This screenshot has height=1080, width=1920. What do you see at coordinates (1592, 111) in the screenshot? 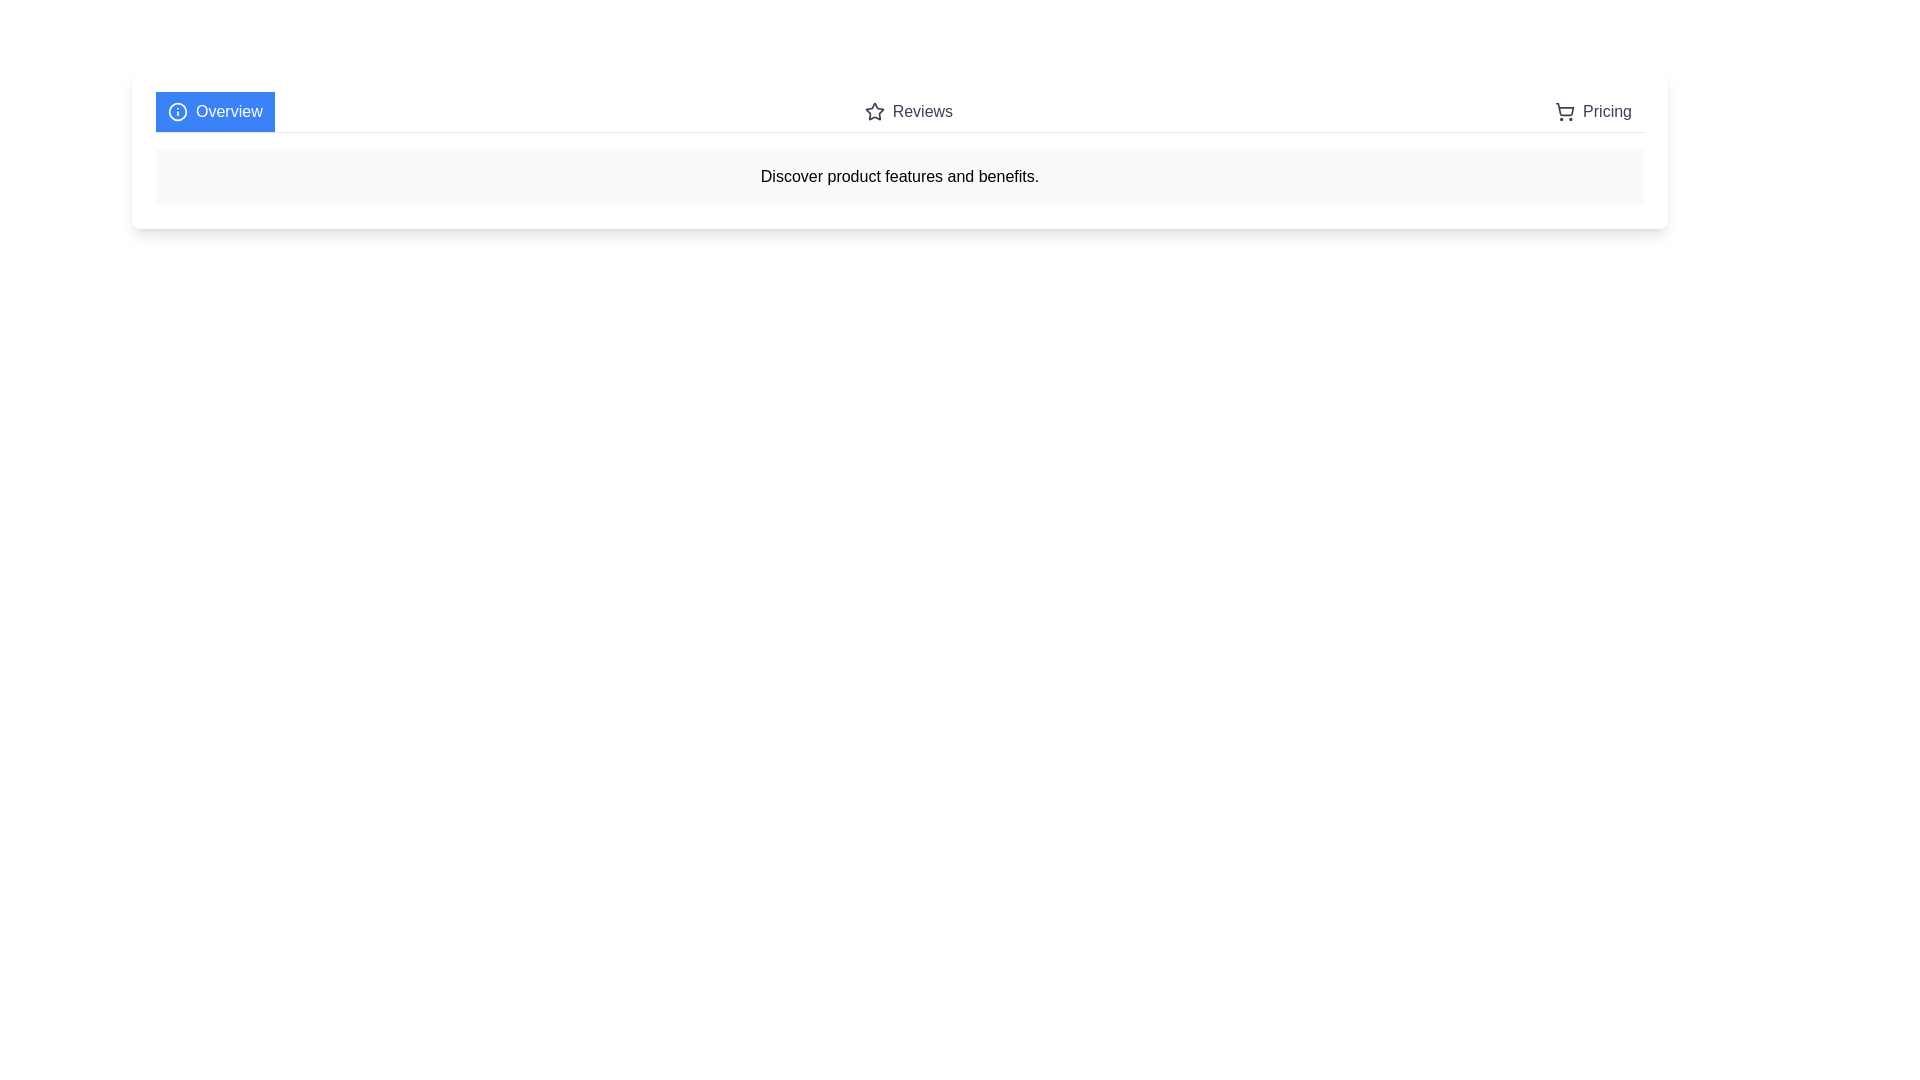
I see `the Pricing tab by clicking on its button` at bounding box center [1592, 111].